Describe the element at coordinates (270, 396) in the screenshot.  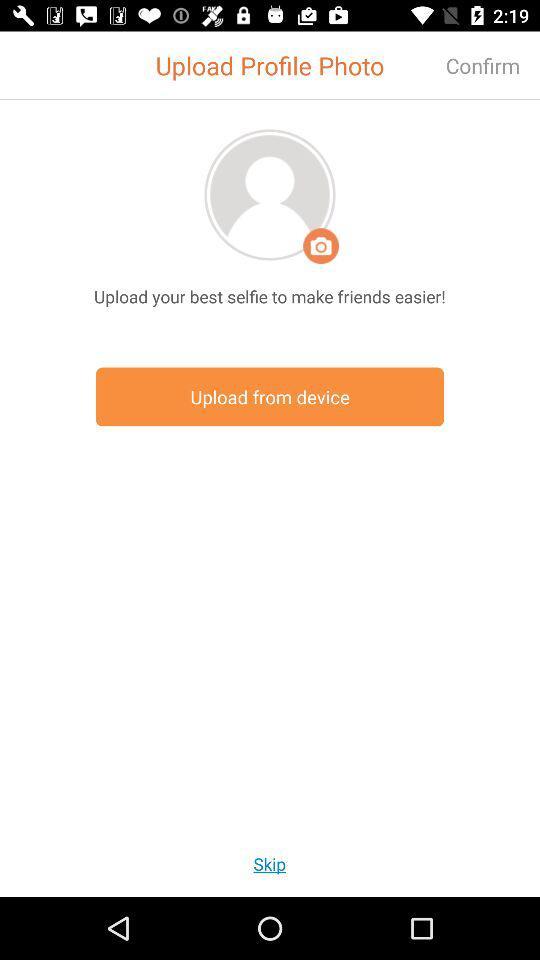
I see `the icon below upload your best icon` at that location.